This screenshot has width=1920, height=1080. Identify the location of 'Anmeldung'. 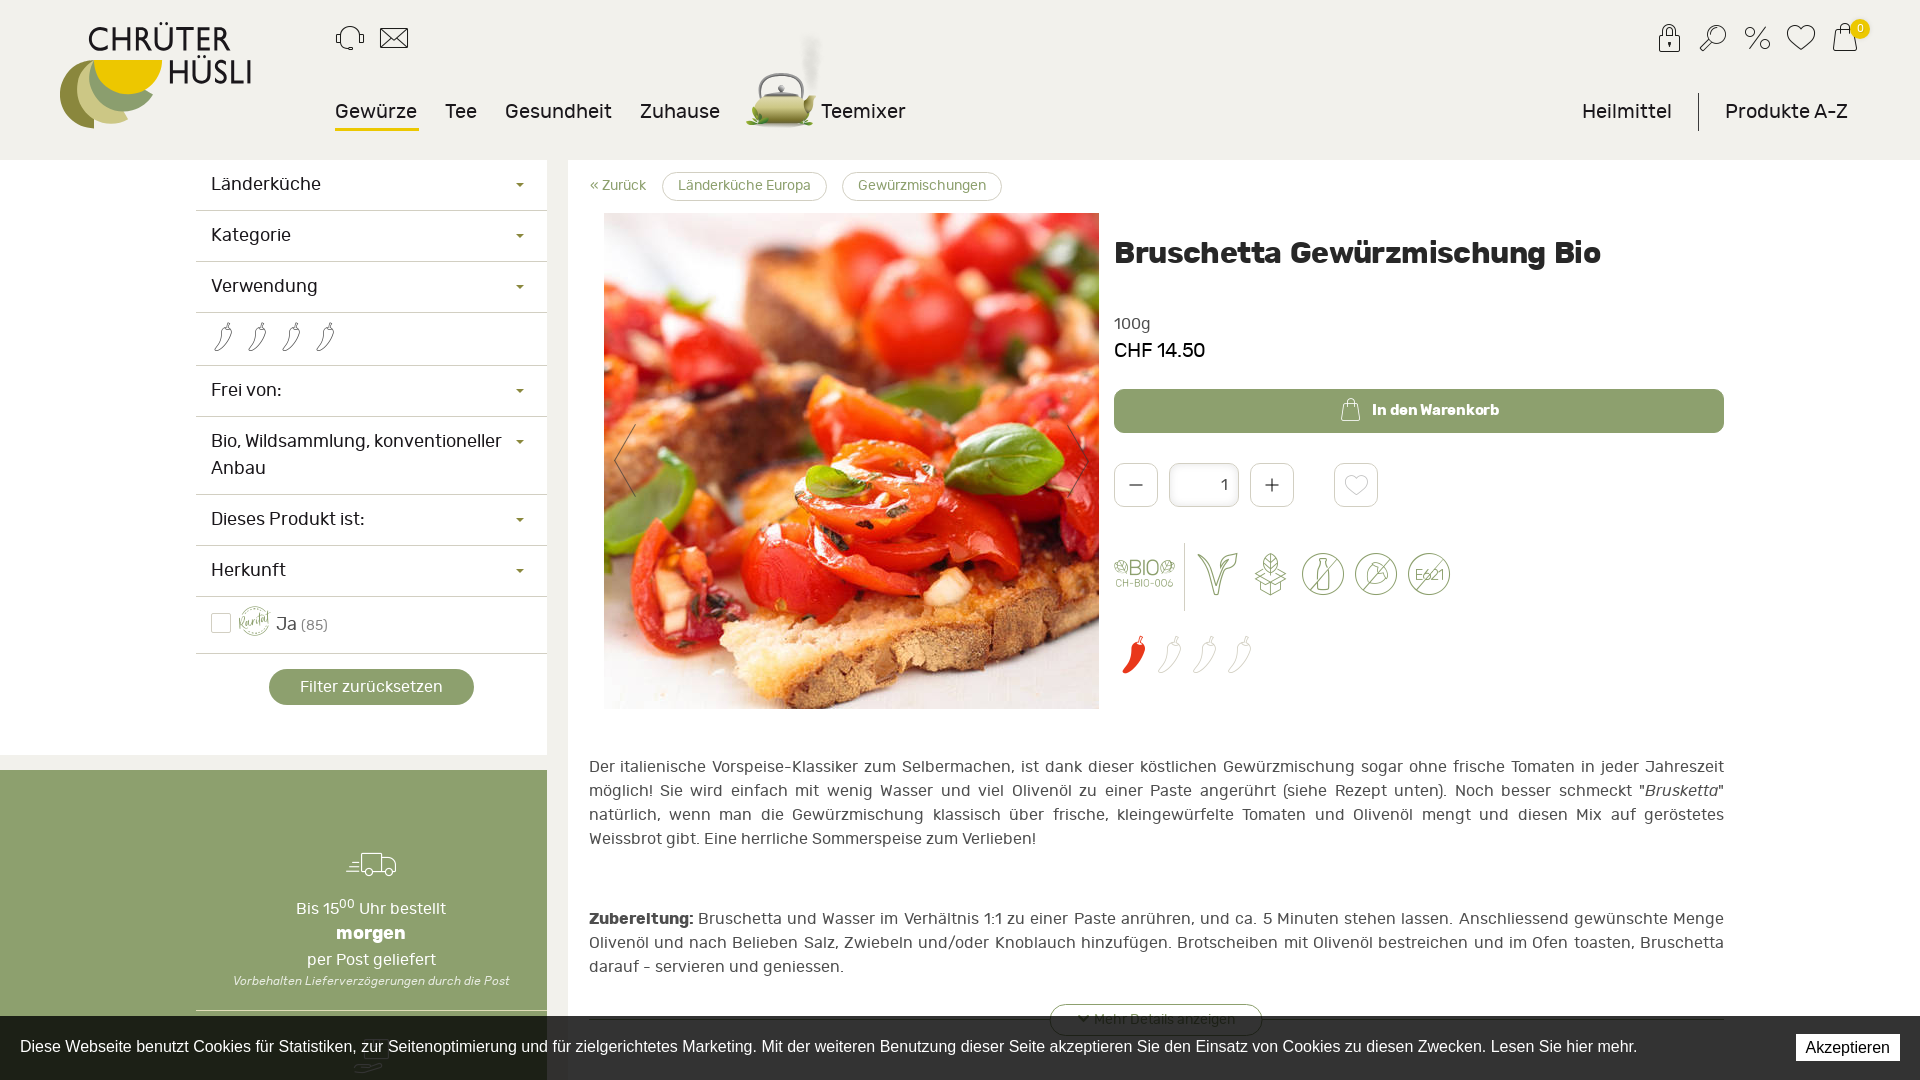
(1654, 42).